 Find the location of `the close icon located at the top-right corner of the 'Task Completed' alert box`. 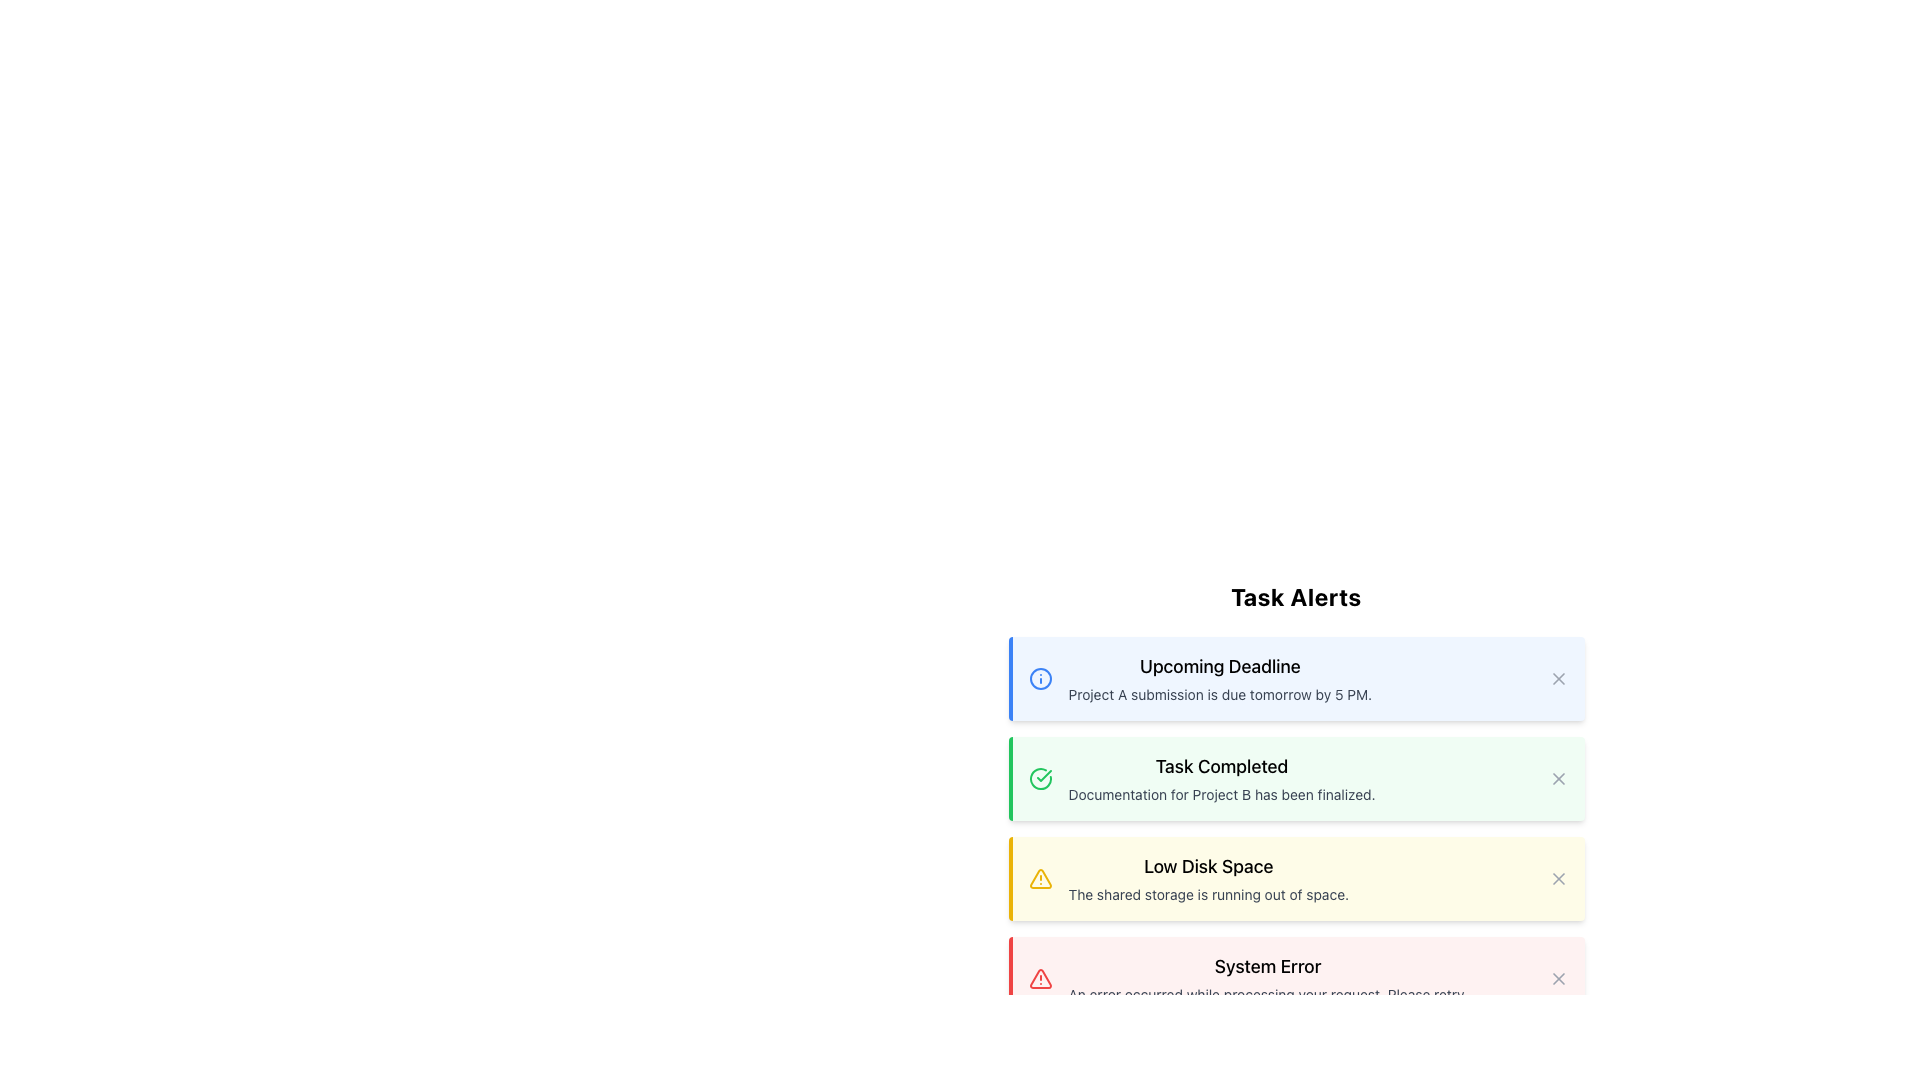

the close icon located at the top-right corner of the 'Task Completed' alert box is located at coordinates (1557, 778).